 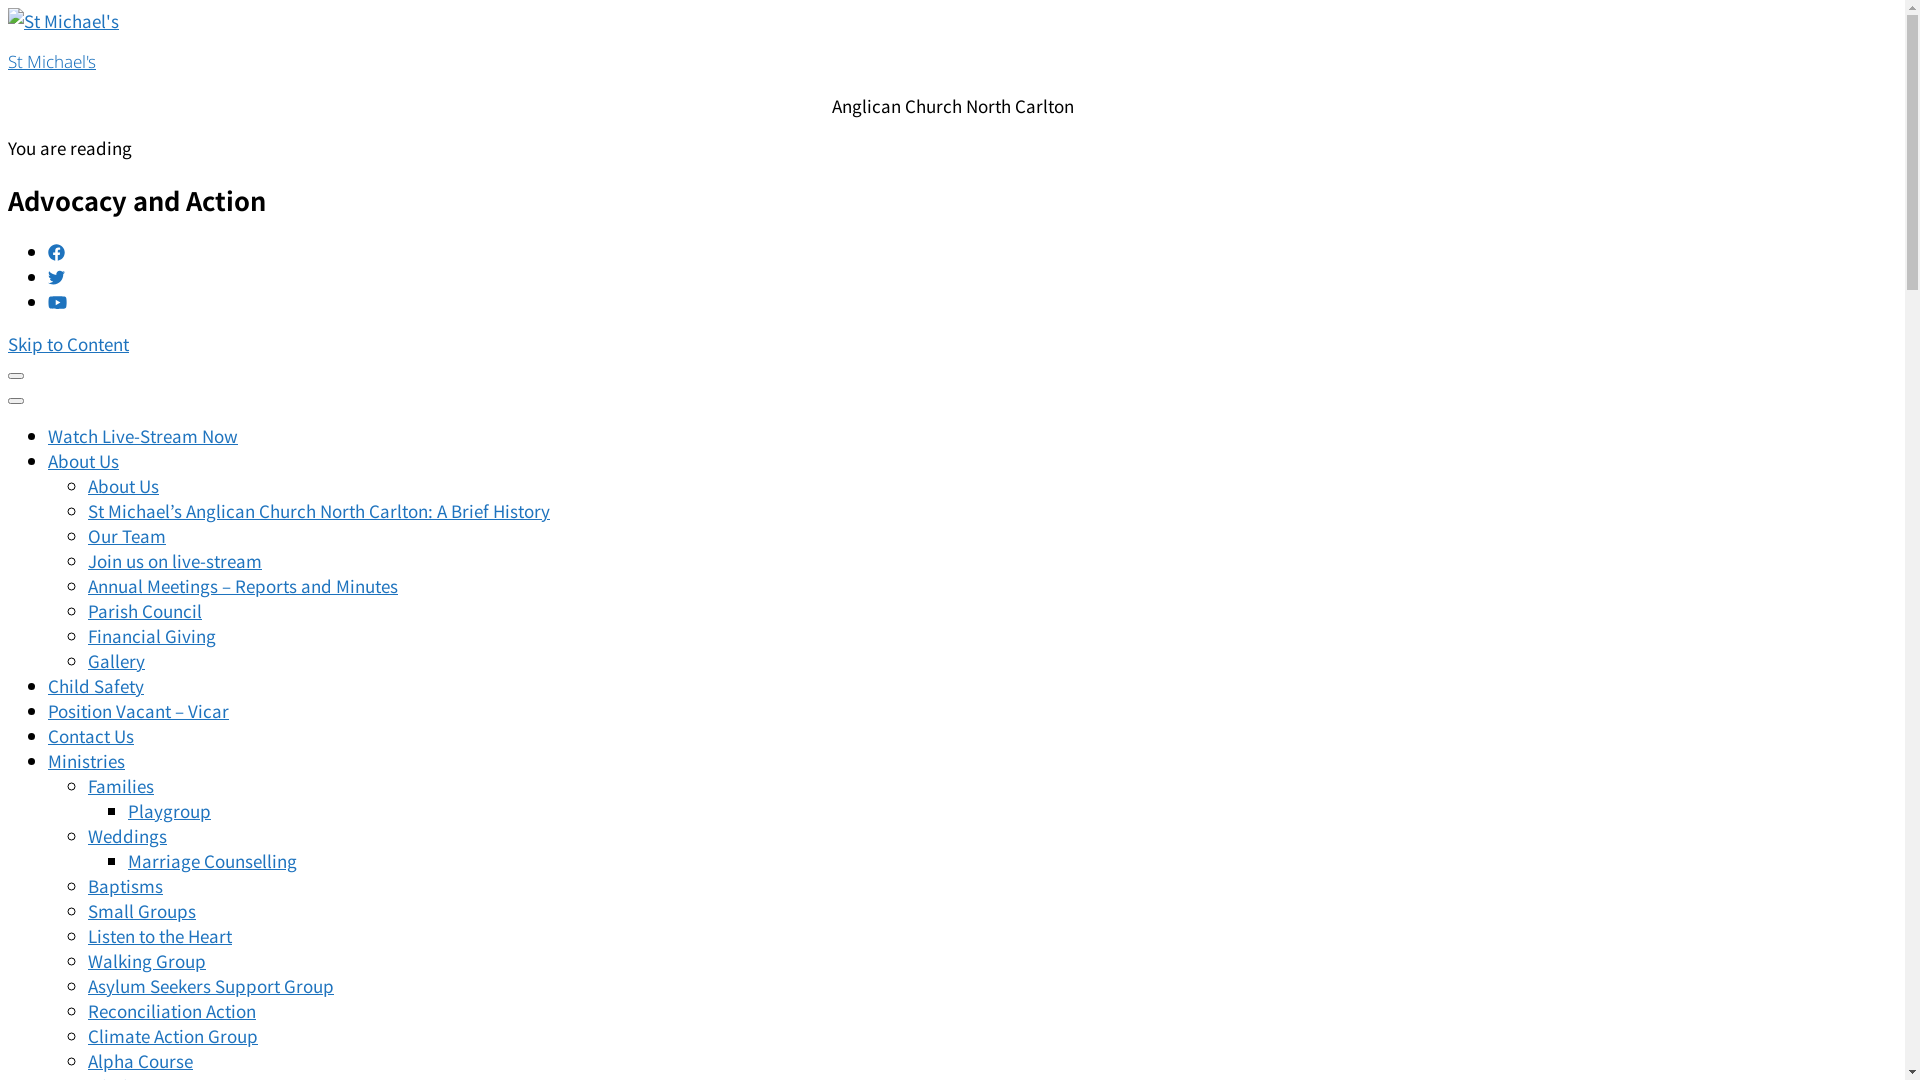 What do you see at coordinates (8, 60) in the screenshot?
I see `'St Michael's'` at bounding box center [8, 60].